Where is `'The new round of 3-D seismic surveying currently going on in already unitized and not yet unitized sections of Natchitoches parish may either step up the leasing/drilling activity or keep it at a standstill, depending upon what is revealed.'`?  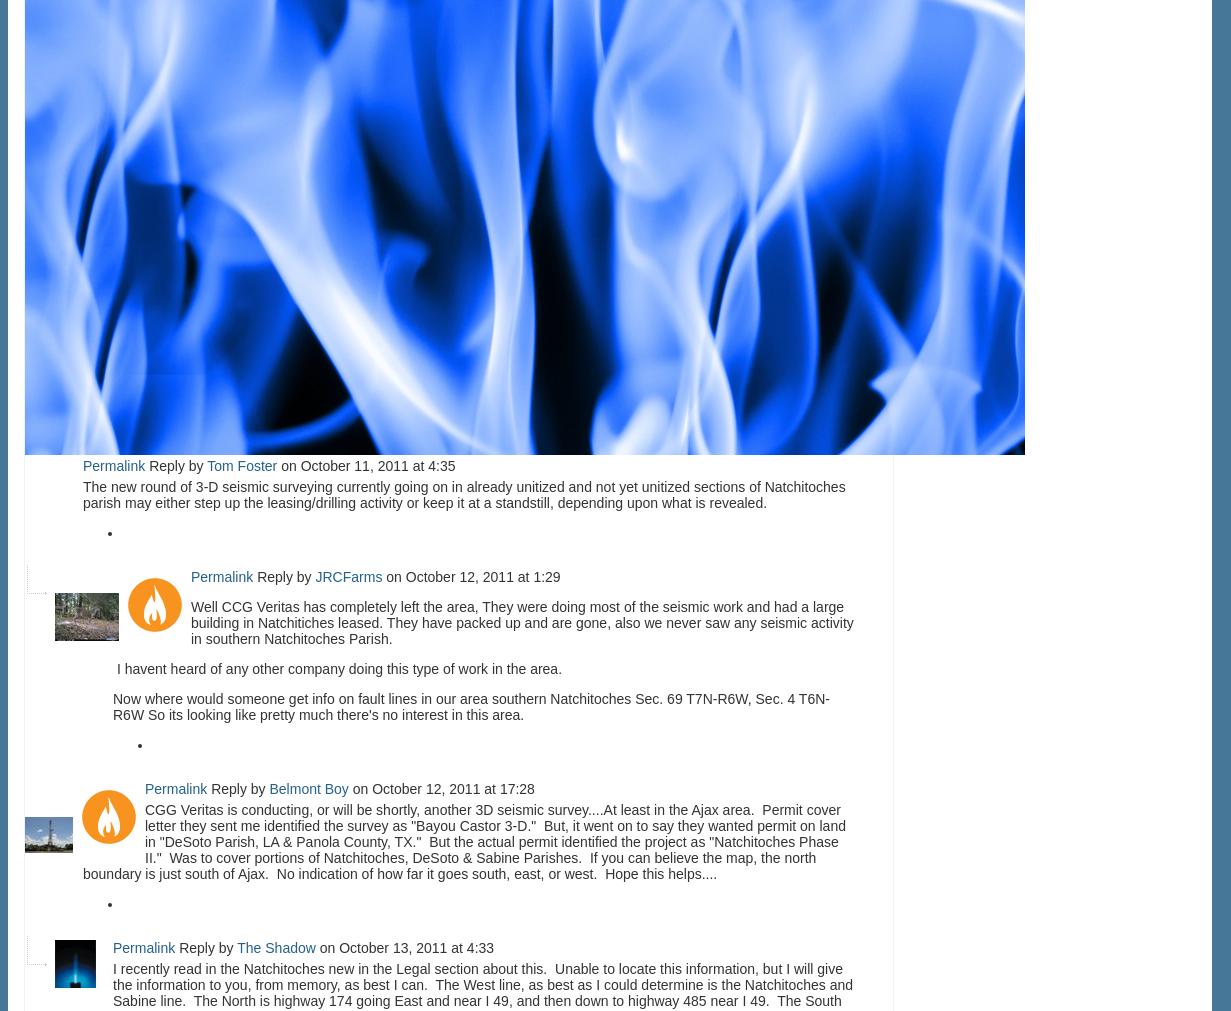
'The new round of 3-D seismic surveying currently going on in already unitized and not yet unitized sections of Natchitoches parish may either step up the leasing/drilling activity or keep it at a standstill, depending upon what is revealed.' is located at coordinates (463, 493).